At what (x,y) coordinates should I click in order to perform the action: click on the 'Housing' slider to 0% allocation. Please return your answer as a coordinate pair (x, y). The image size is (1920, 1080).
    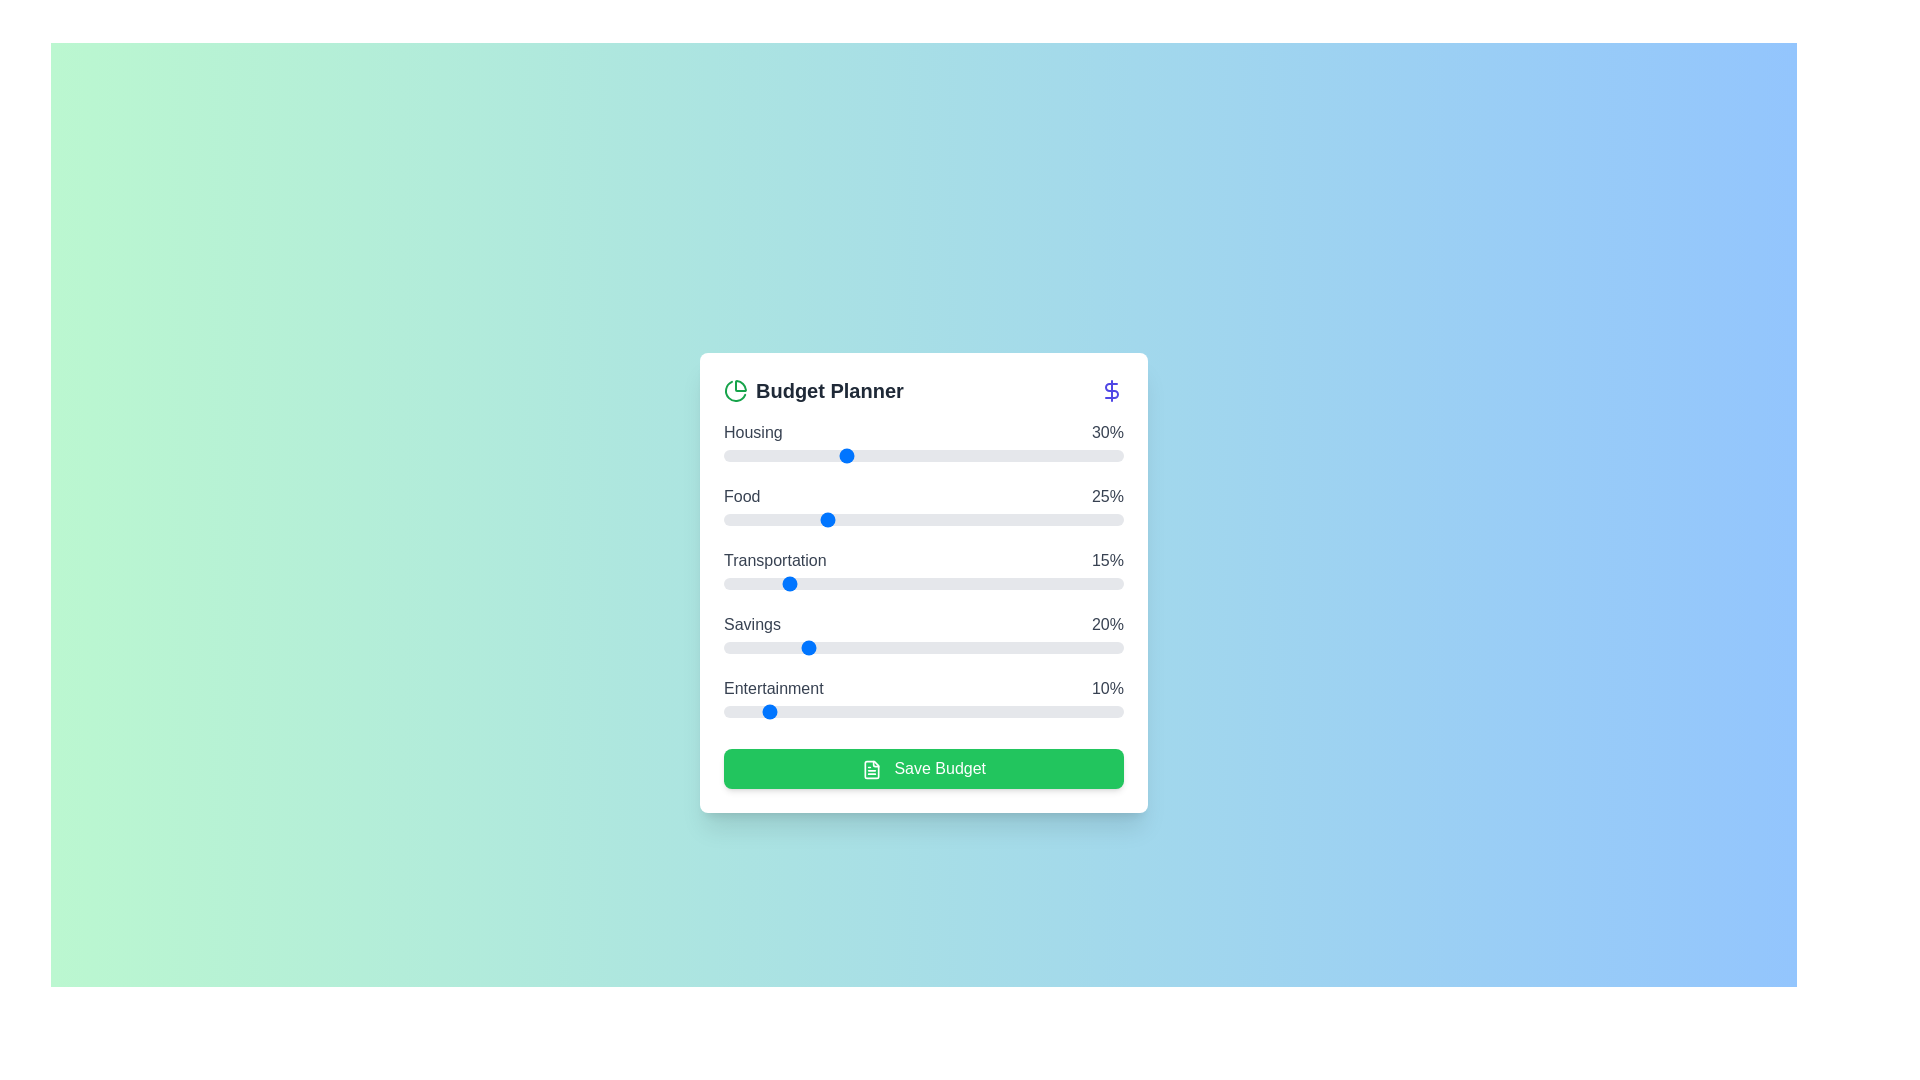
    Looking at the image, I should click on (723, 455).